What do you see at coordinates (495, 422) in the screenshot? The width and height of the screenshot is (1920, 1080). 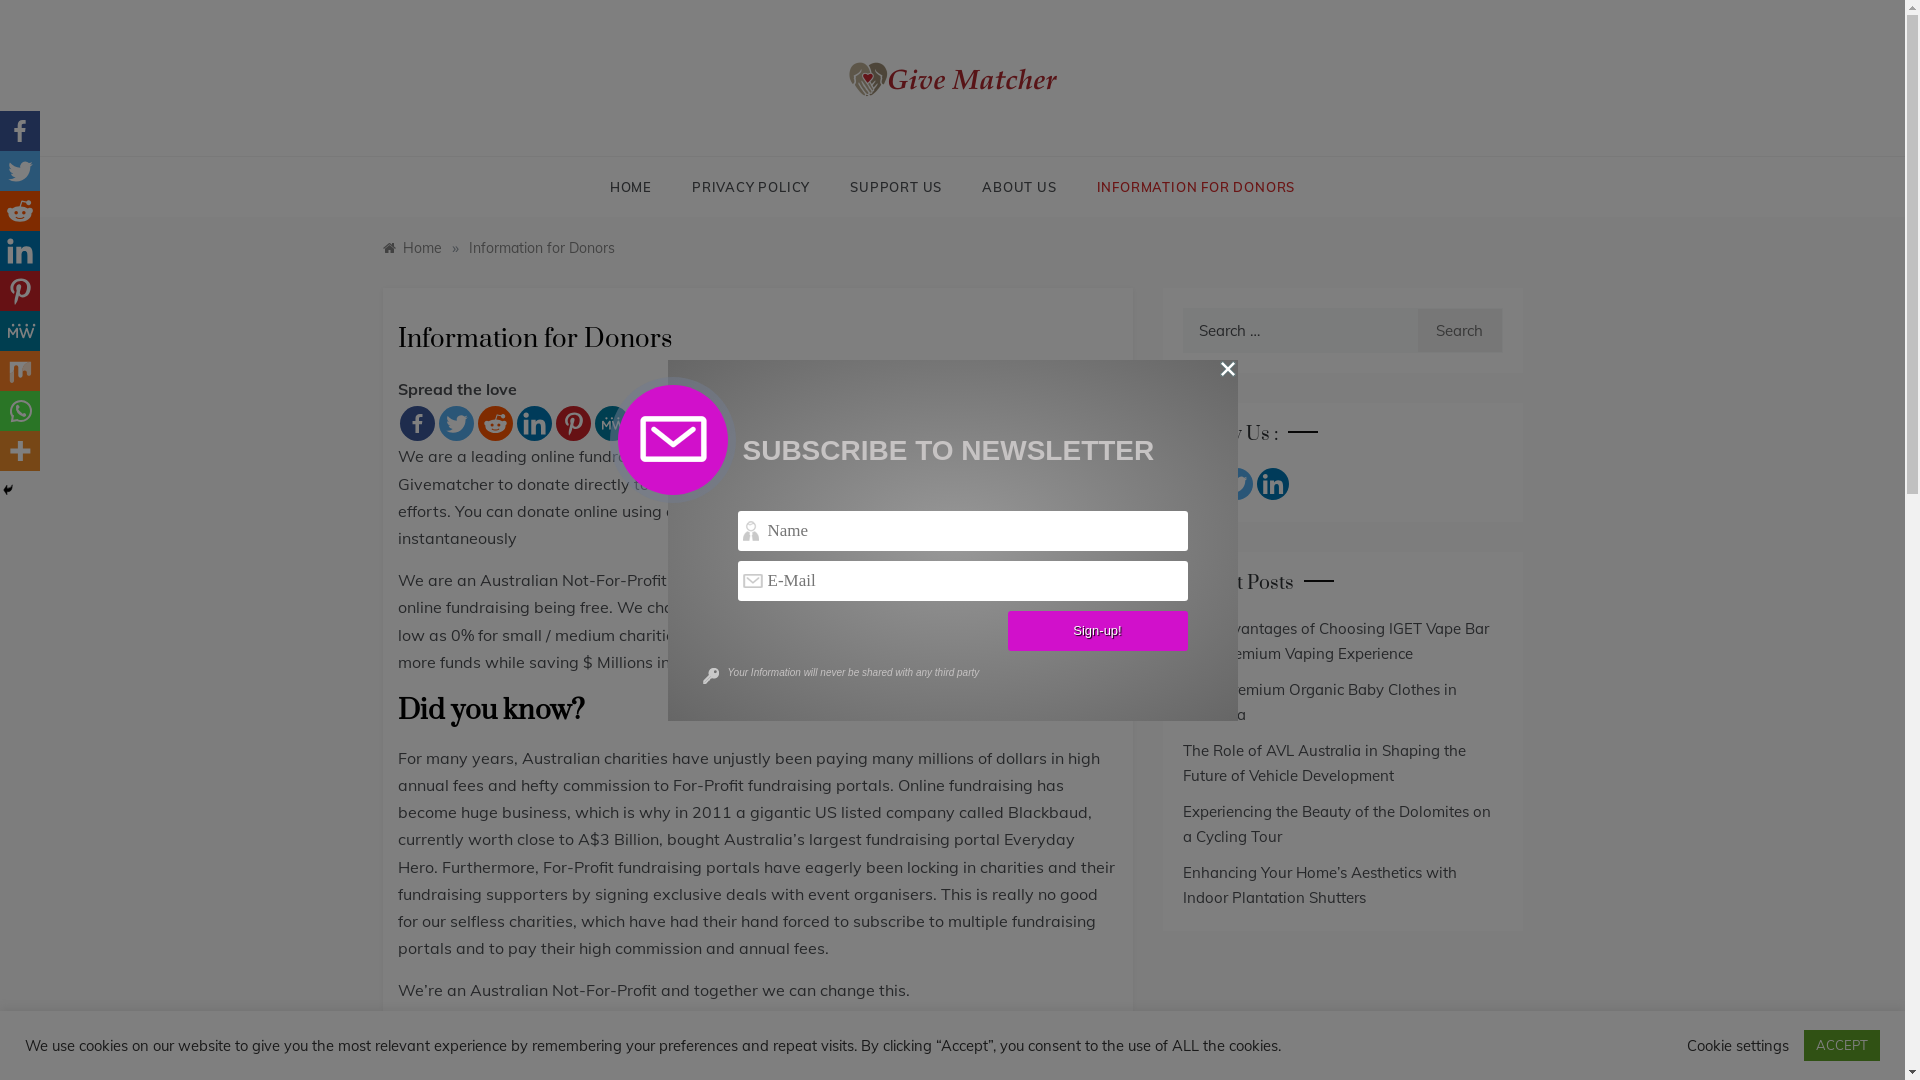 I see `'Reddit'` at bounding box center [495, 422].